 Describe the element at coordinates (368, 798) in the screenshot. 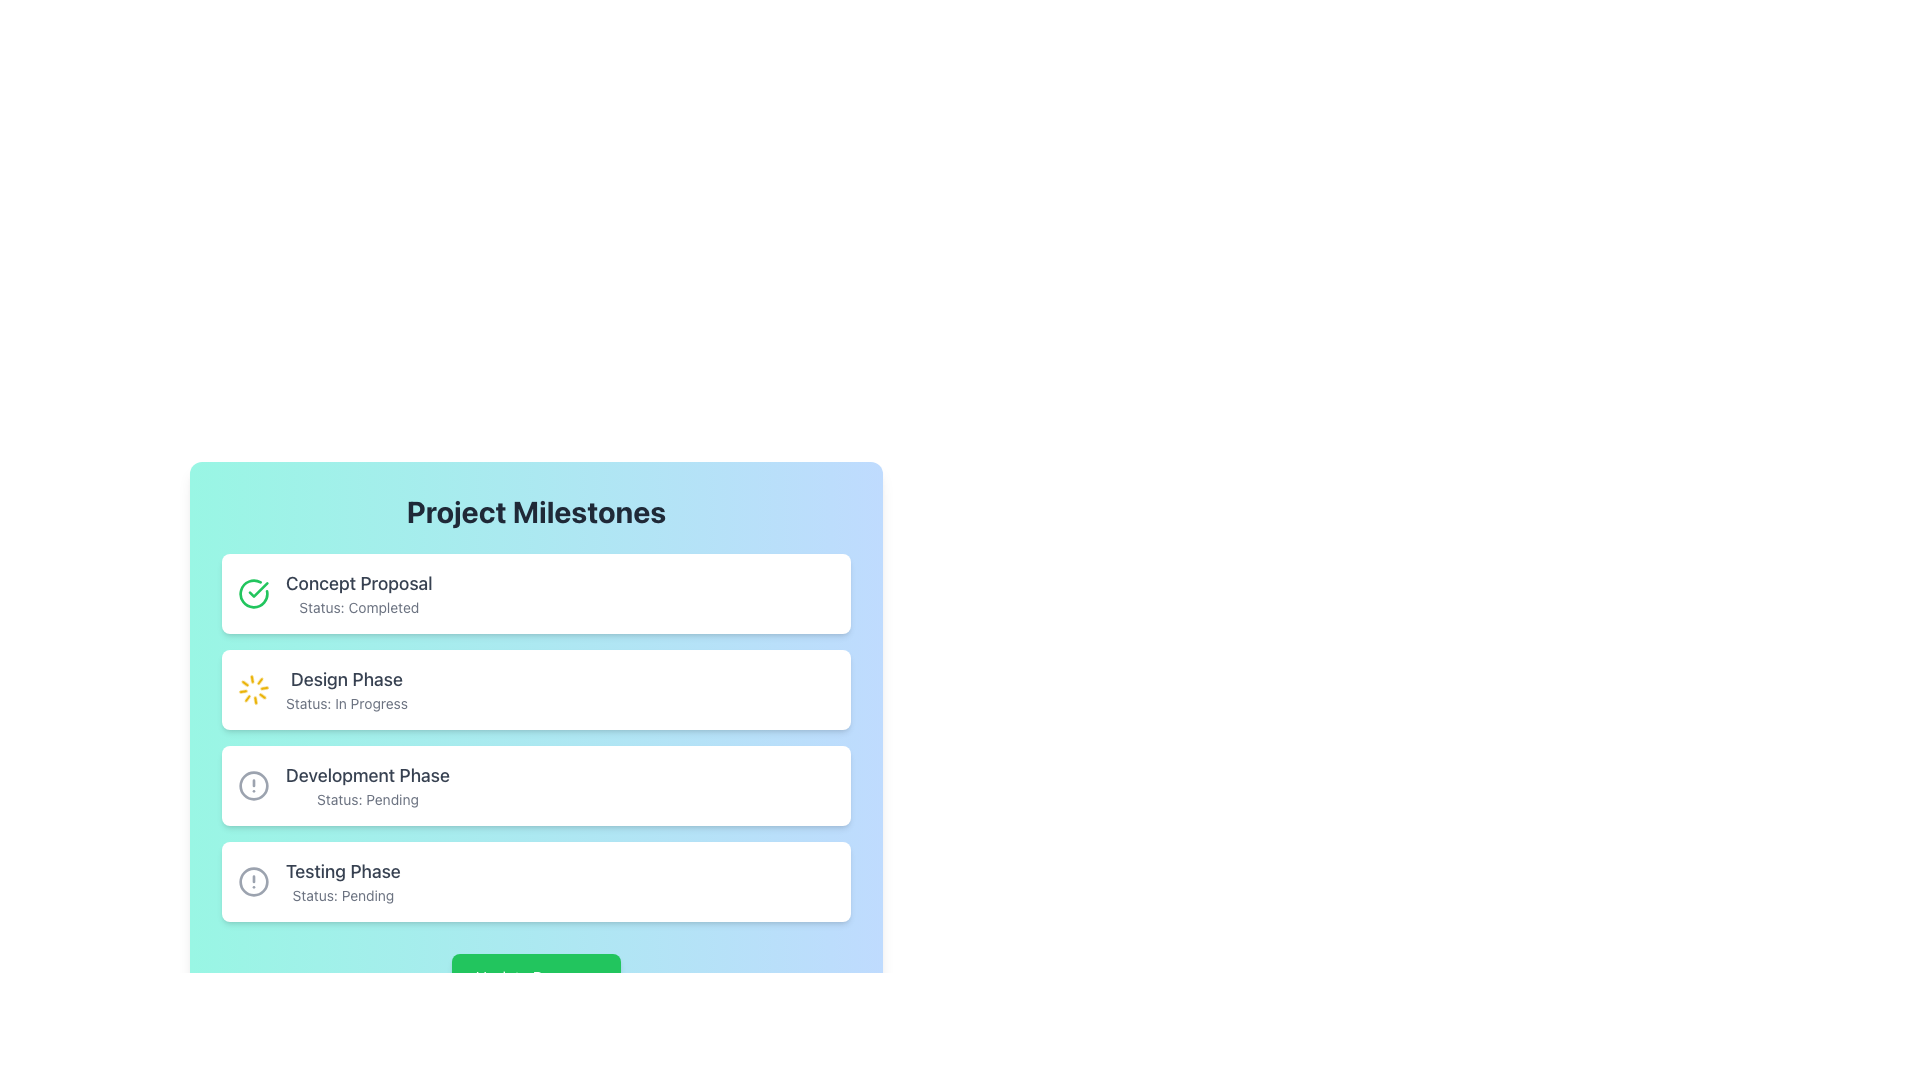

I see `text of the informative label indicating the current status of the 'Development Phase' milestone located beneath the 'Development Phase' element in the 'Project Milestones' section` at that location.